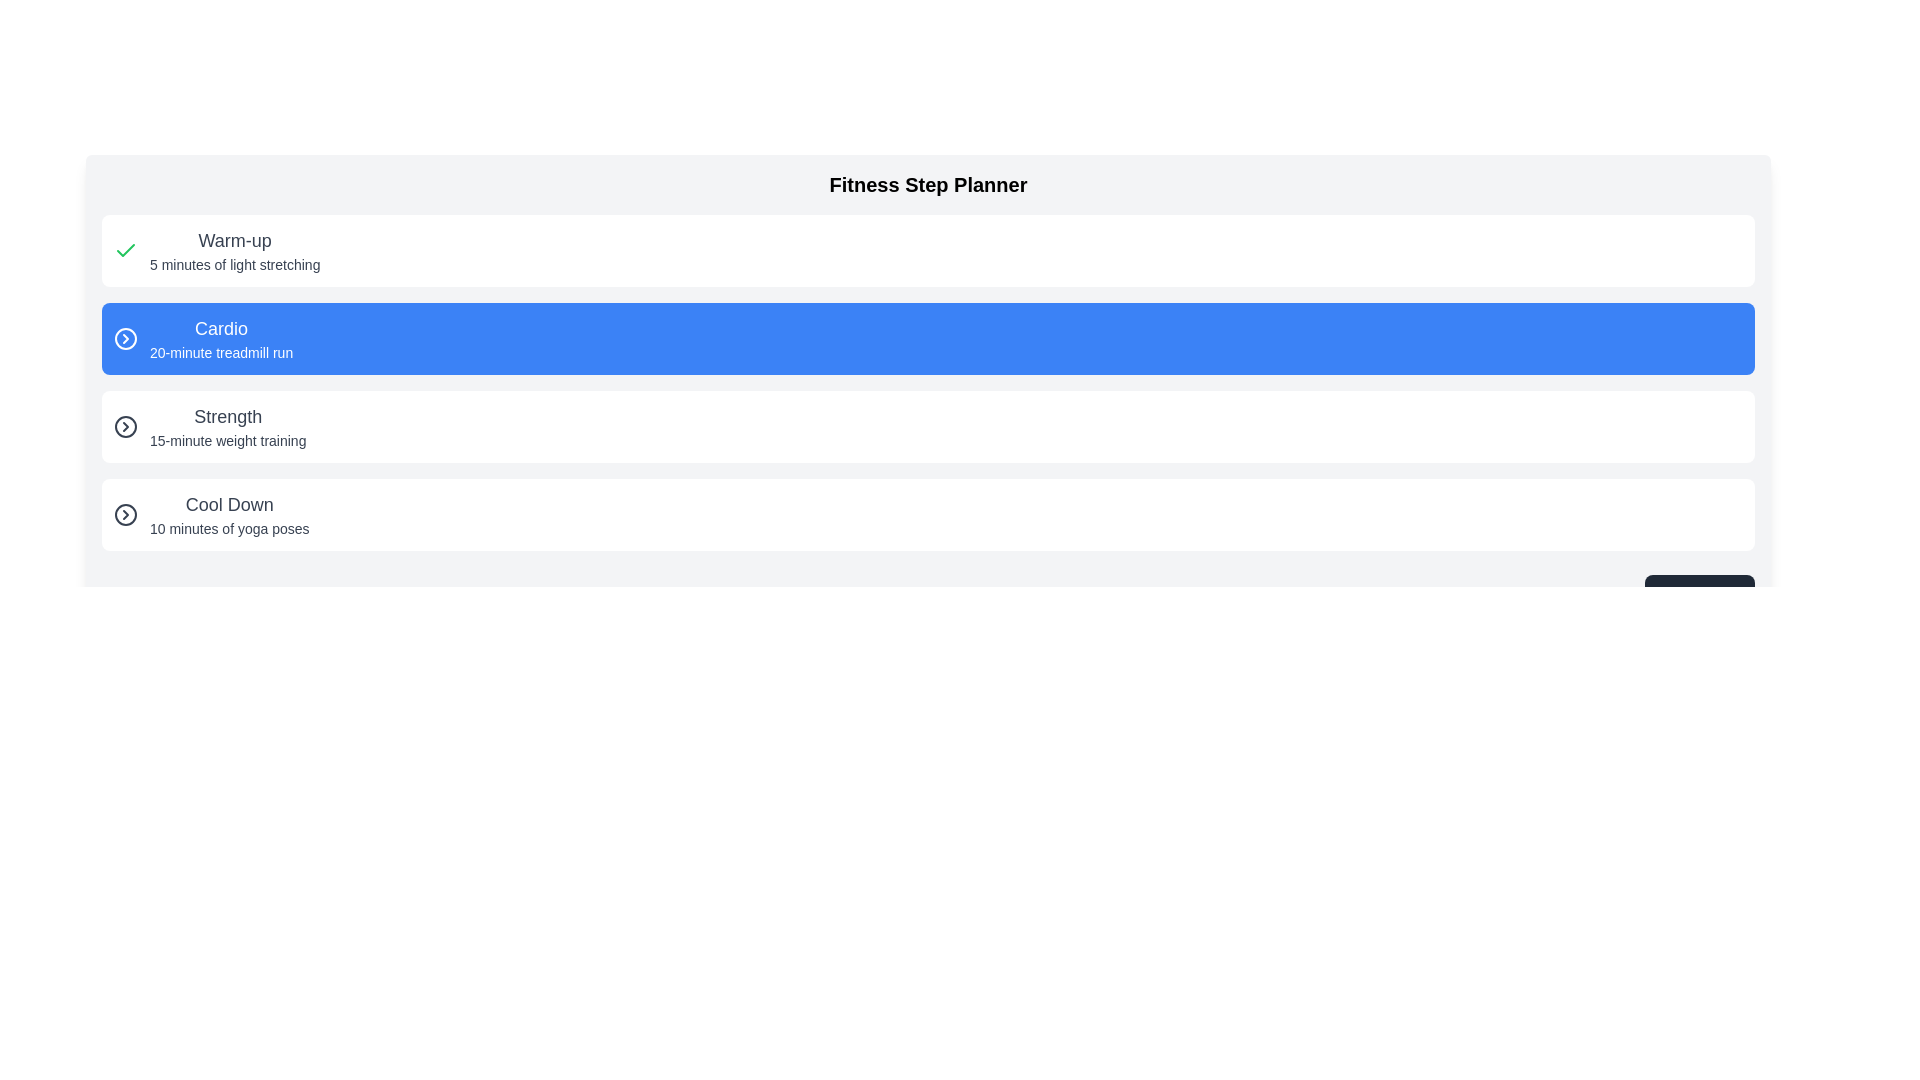 The width and height of the screenshot is (1920, 1080). Describe the element at coordinates (228, 415) in the screenshot. I see `text content of the 'Strength' label, which is a bold and larger font text element located in the center-left of its enclosing section` at that location.